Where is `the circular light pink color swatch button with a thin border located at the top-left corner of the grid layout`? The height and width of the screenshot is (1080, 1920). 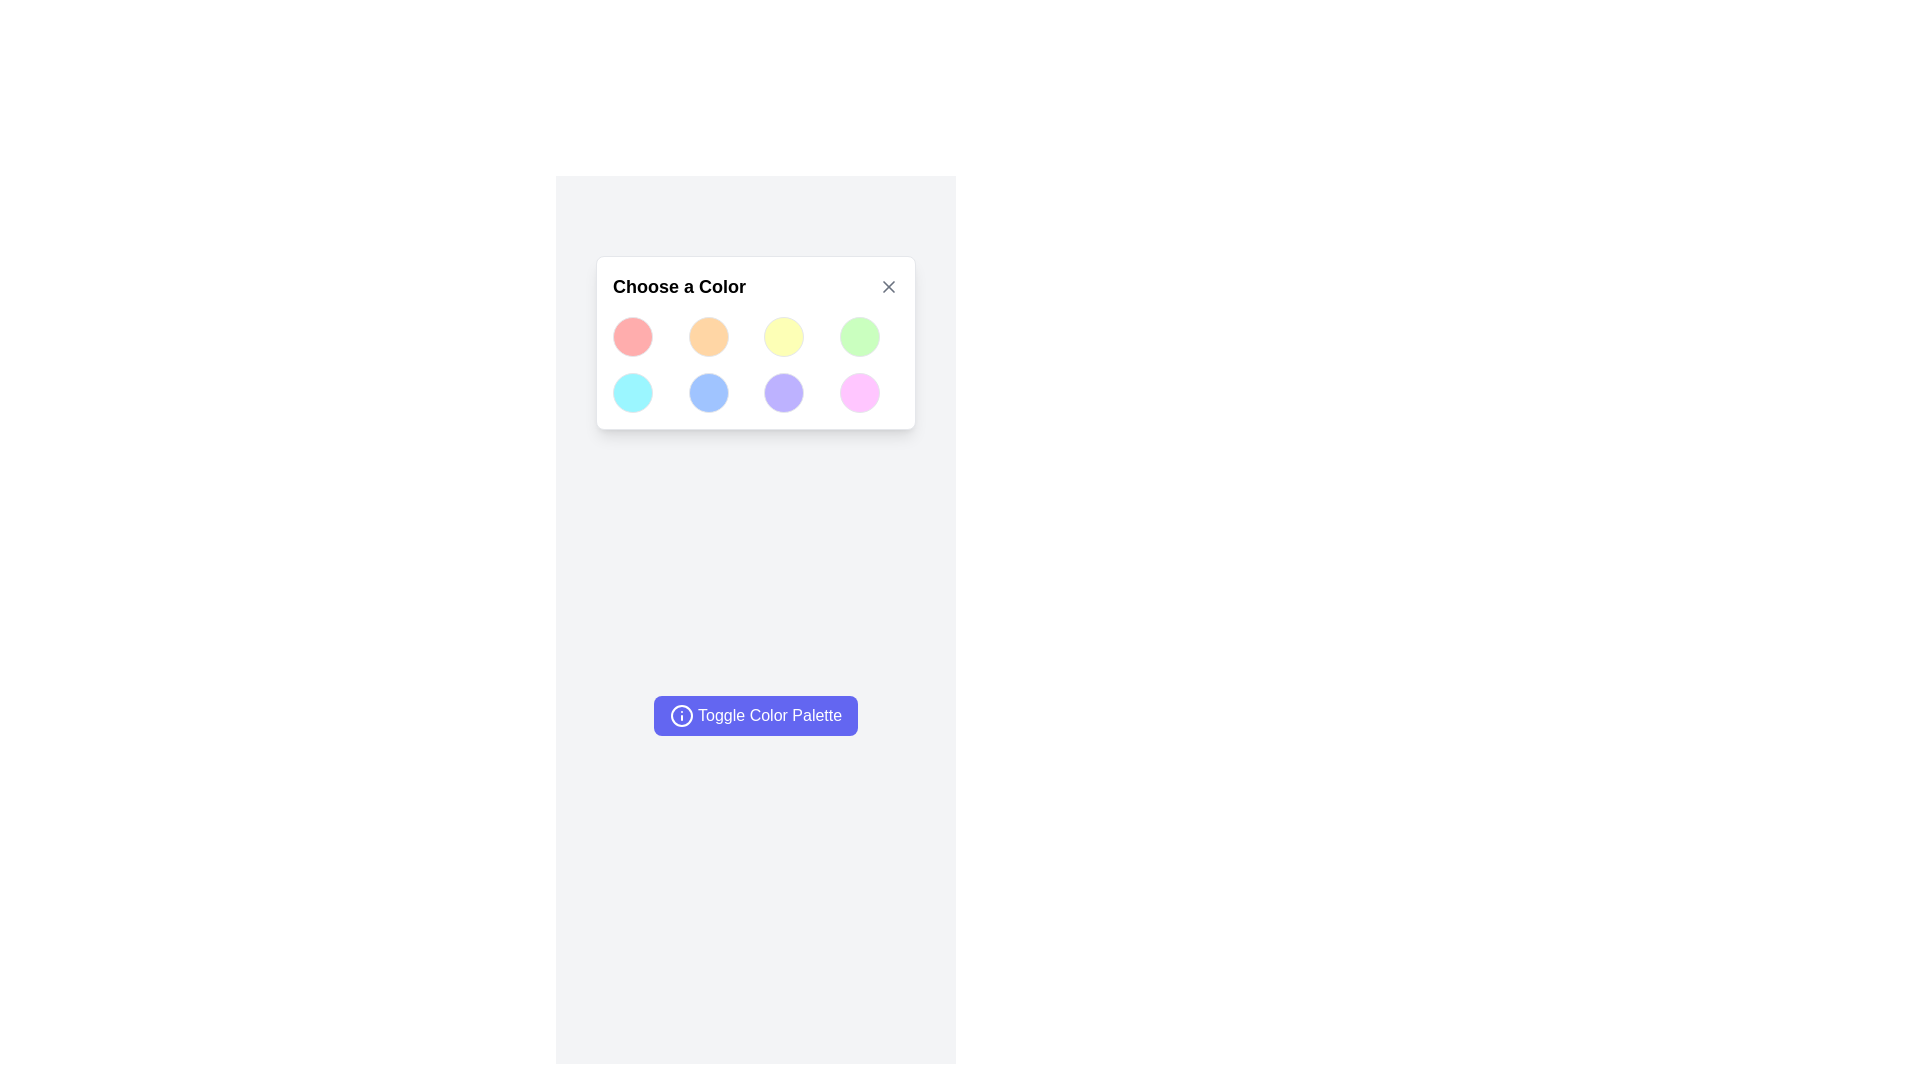 the circular light pink color swatch button with a thin border located at the top-left corner of the grid layout is located at coordinates (632, 335).